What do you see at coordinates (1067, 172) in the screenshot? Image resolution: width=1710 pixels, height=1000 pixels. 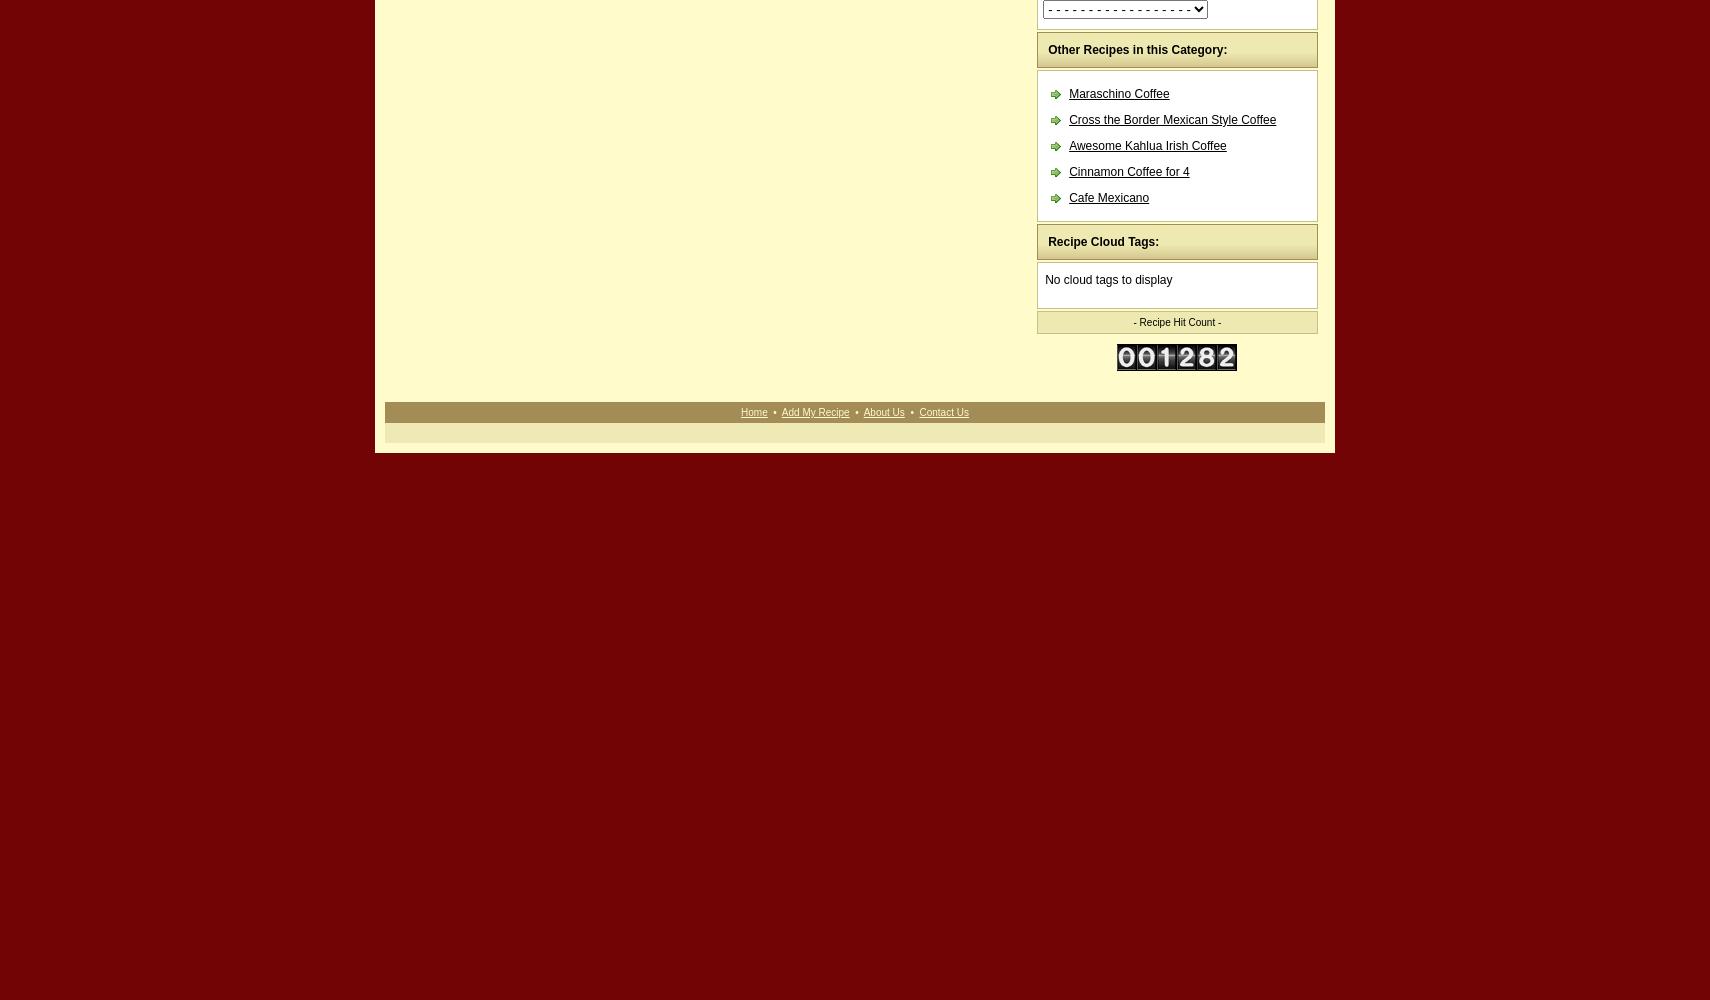 I see `'Cinnamon Coffee for 4'` at bounding box center [1067, 172].